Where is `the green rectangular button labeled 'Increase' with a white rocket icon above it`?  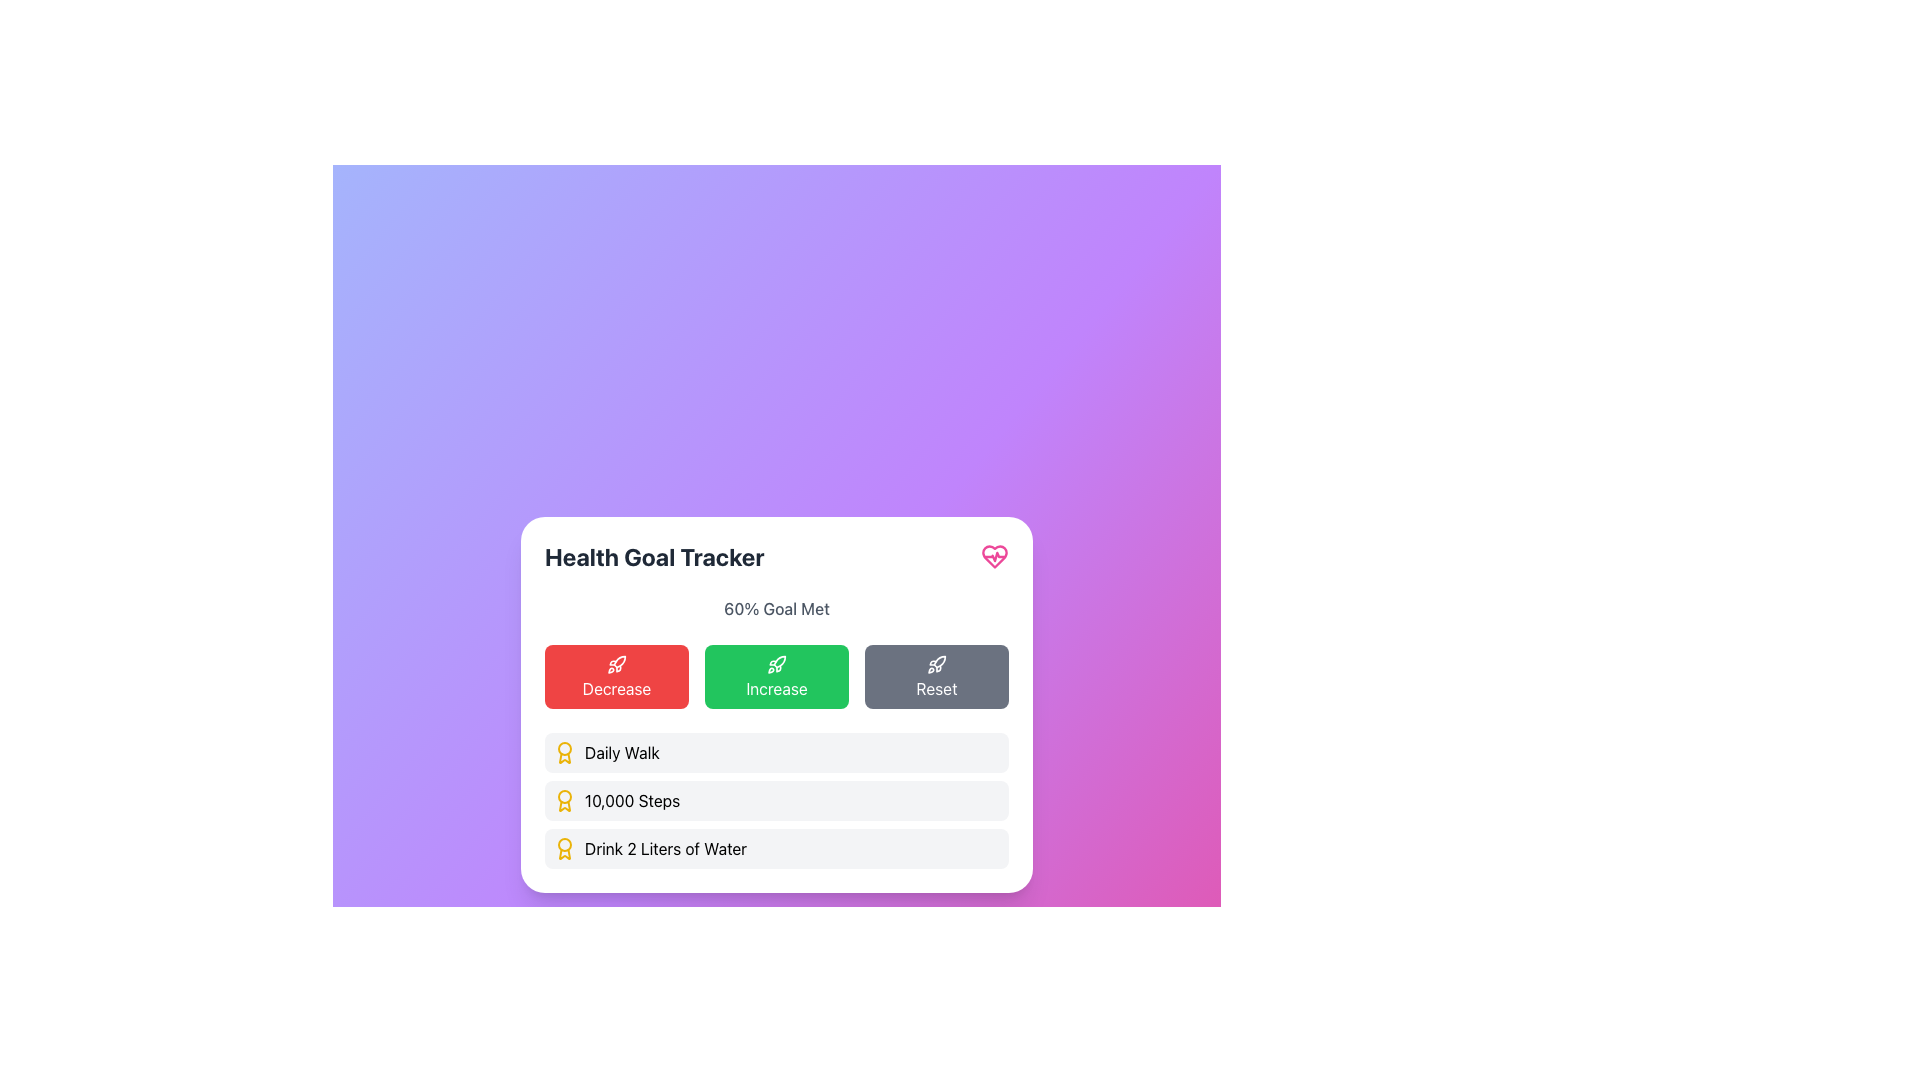
the green rectangular button labeled 'Increase' with a white rocket icon above it is located at coordinates (776, 676).